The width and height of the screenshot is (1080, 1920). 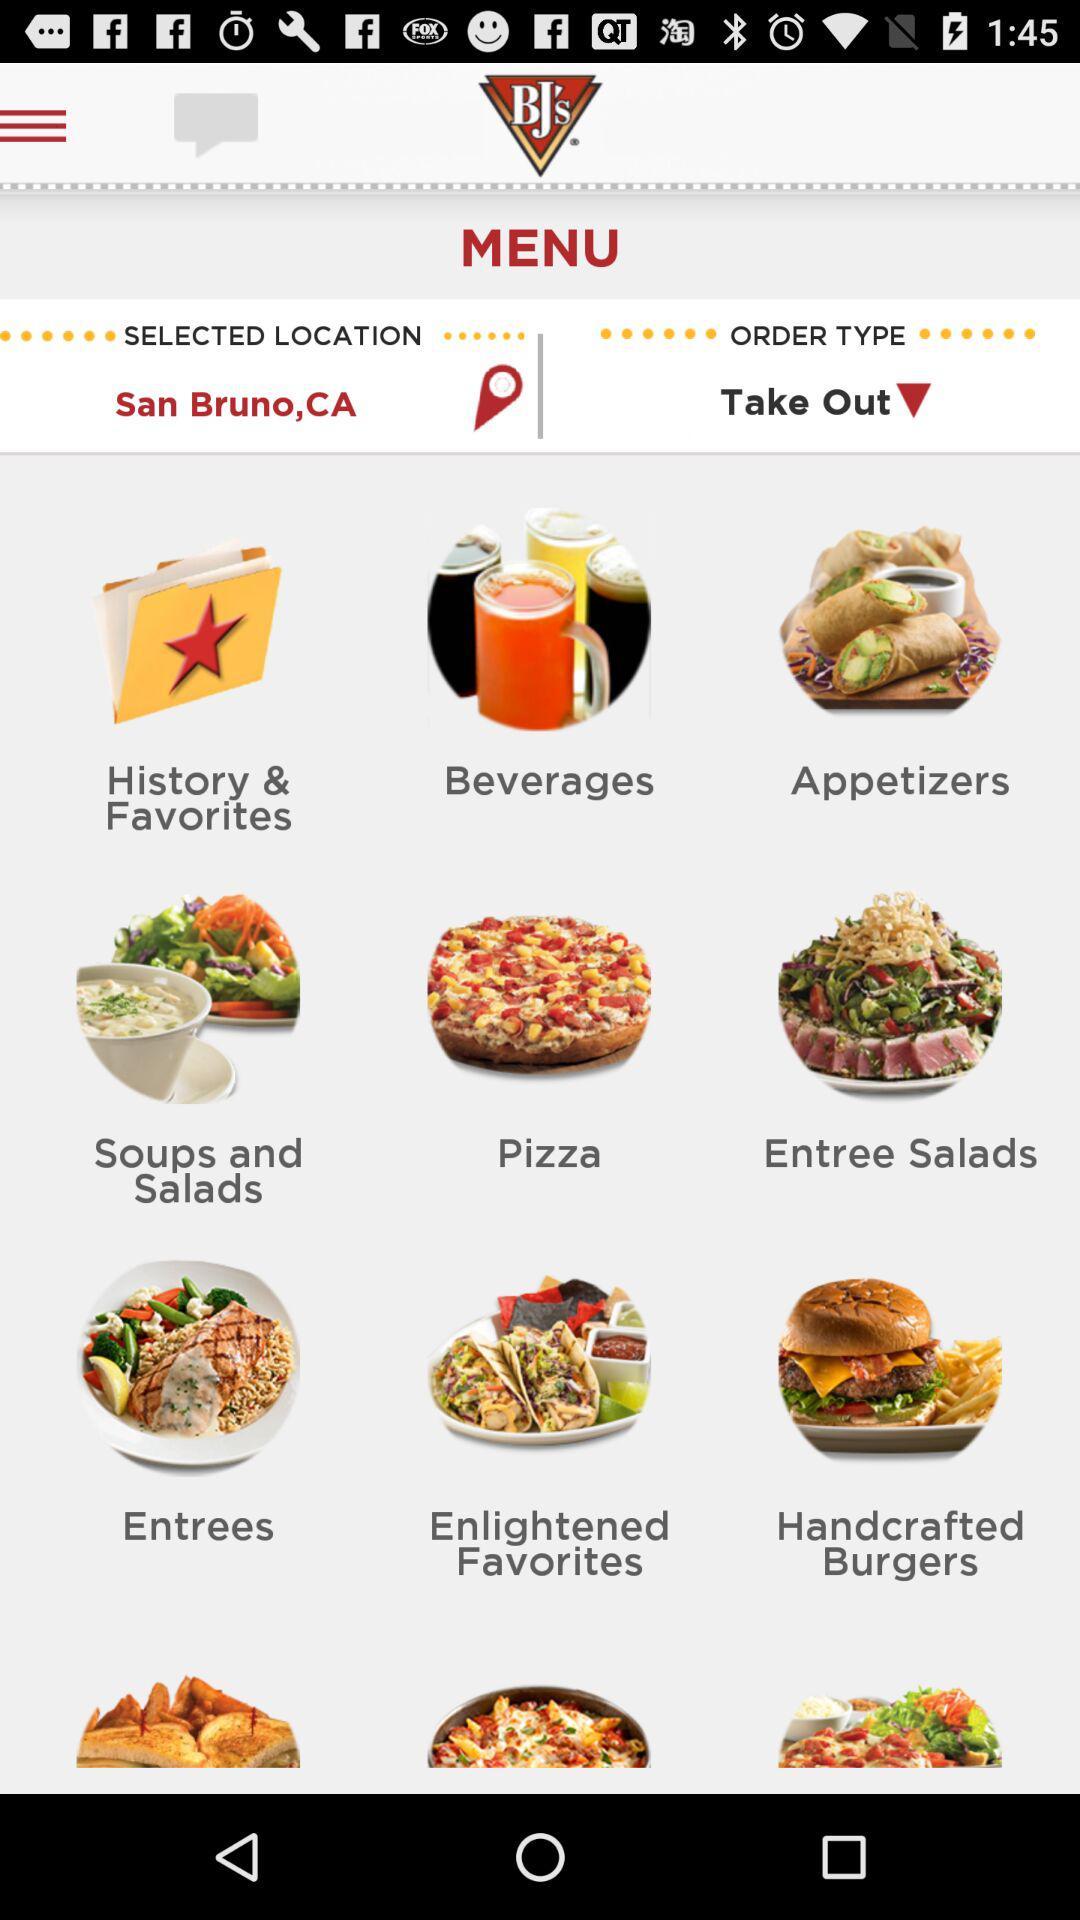 What do you see at coordinates (218, 124) in the screenshot?
I see `subtitties` at bounding box center [218, 124].